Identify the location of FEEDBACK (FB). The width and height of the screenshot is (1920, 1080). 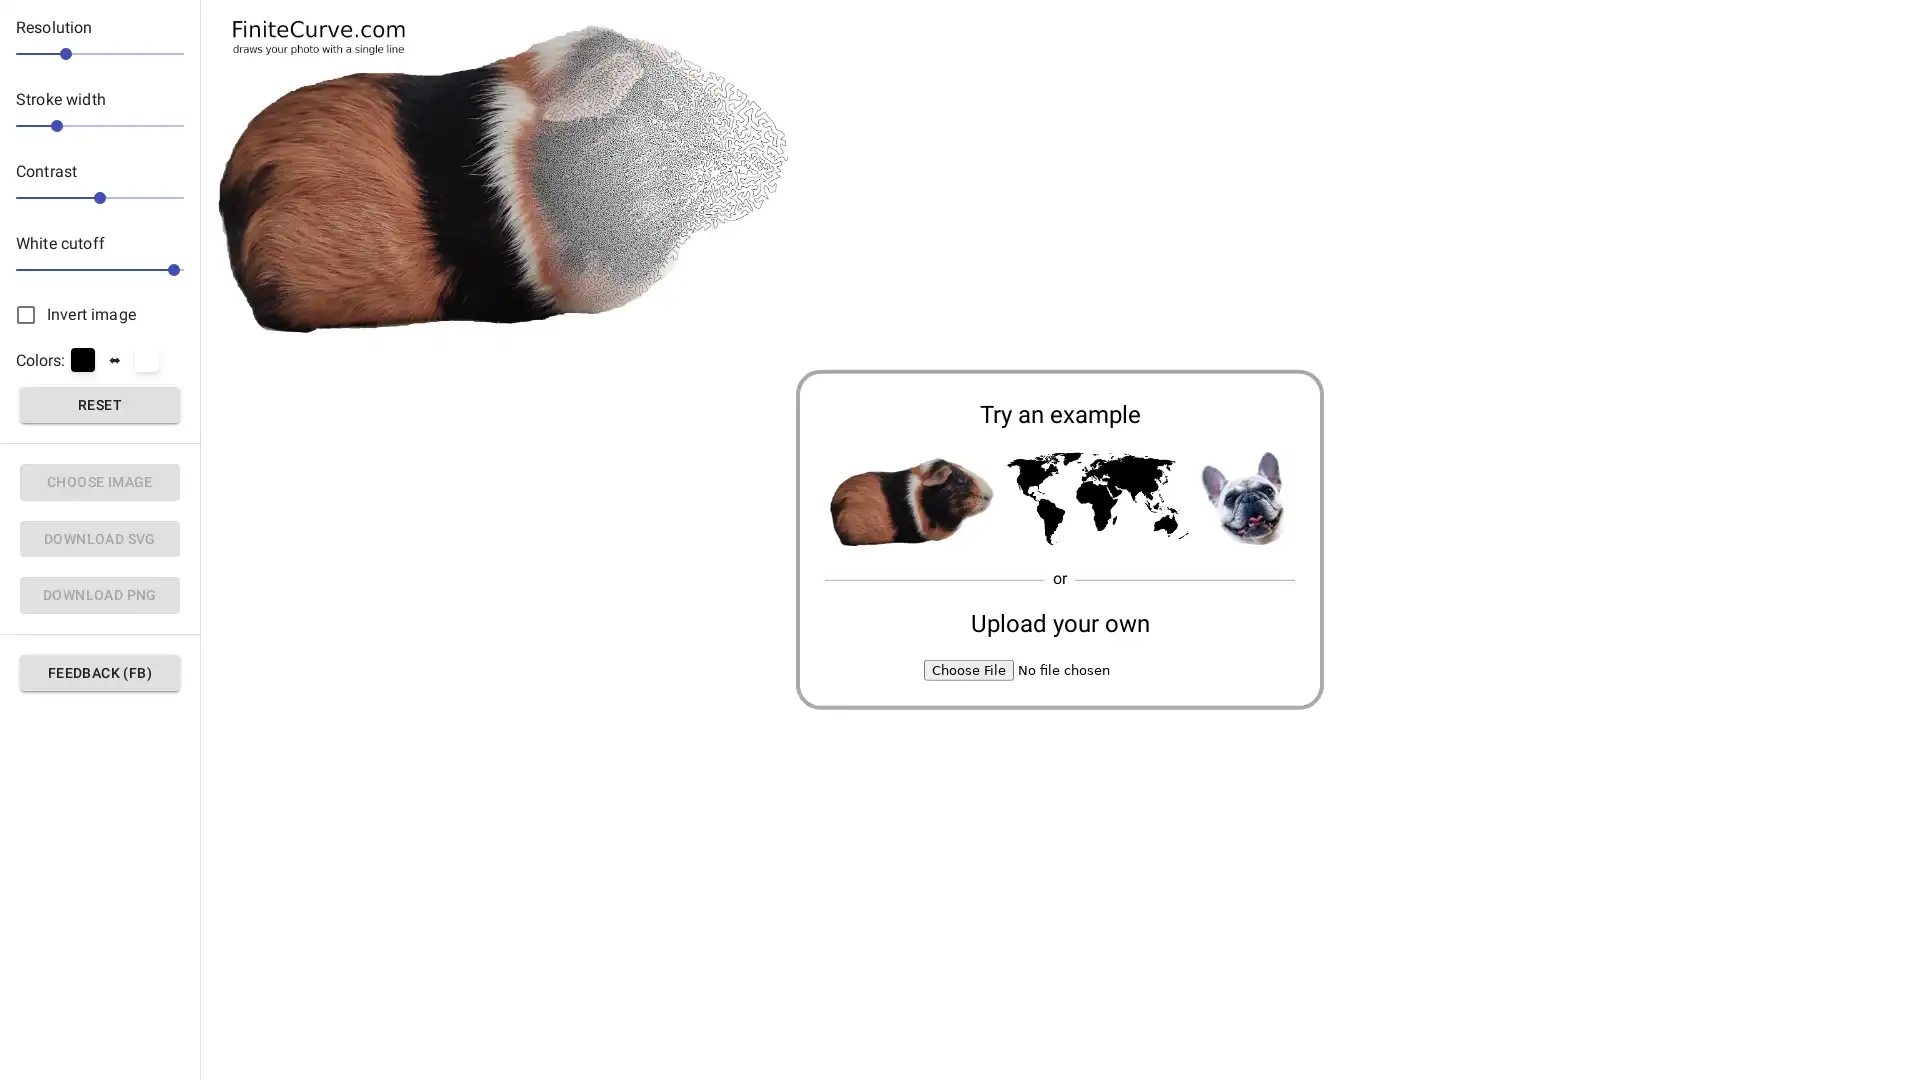
(99, 672).